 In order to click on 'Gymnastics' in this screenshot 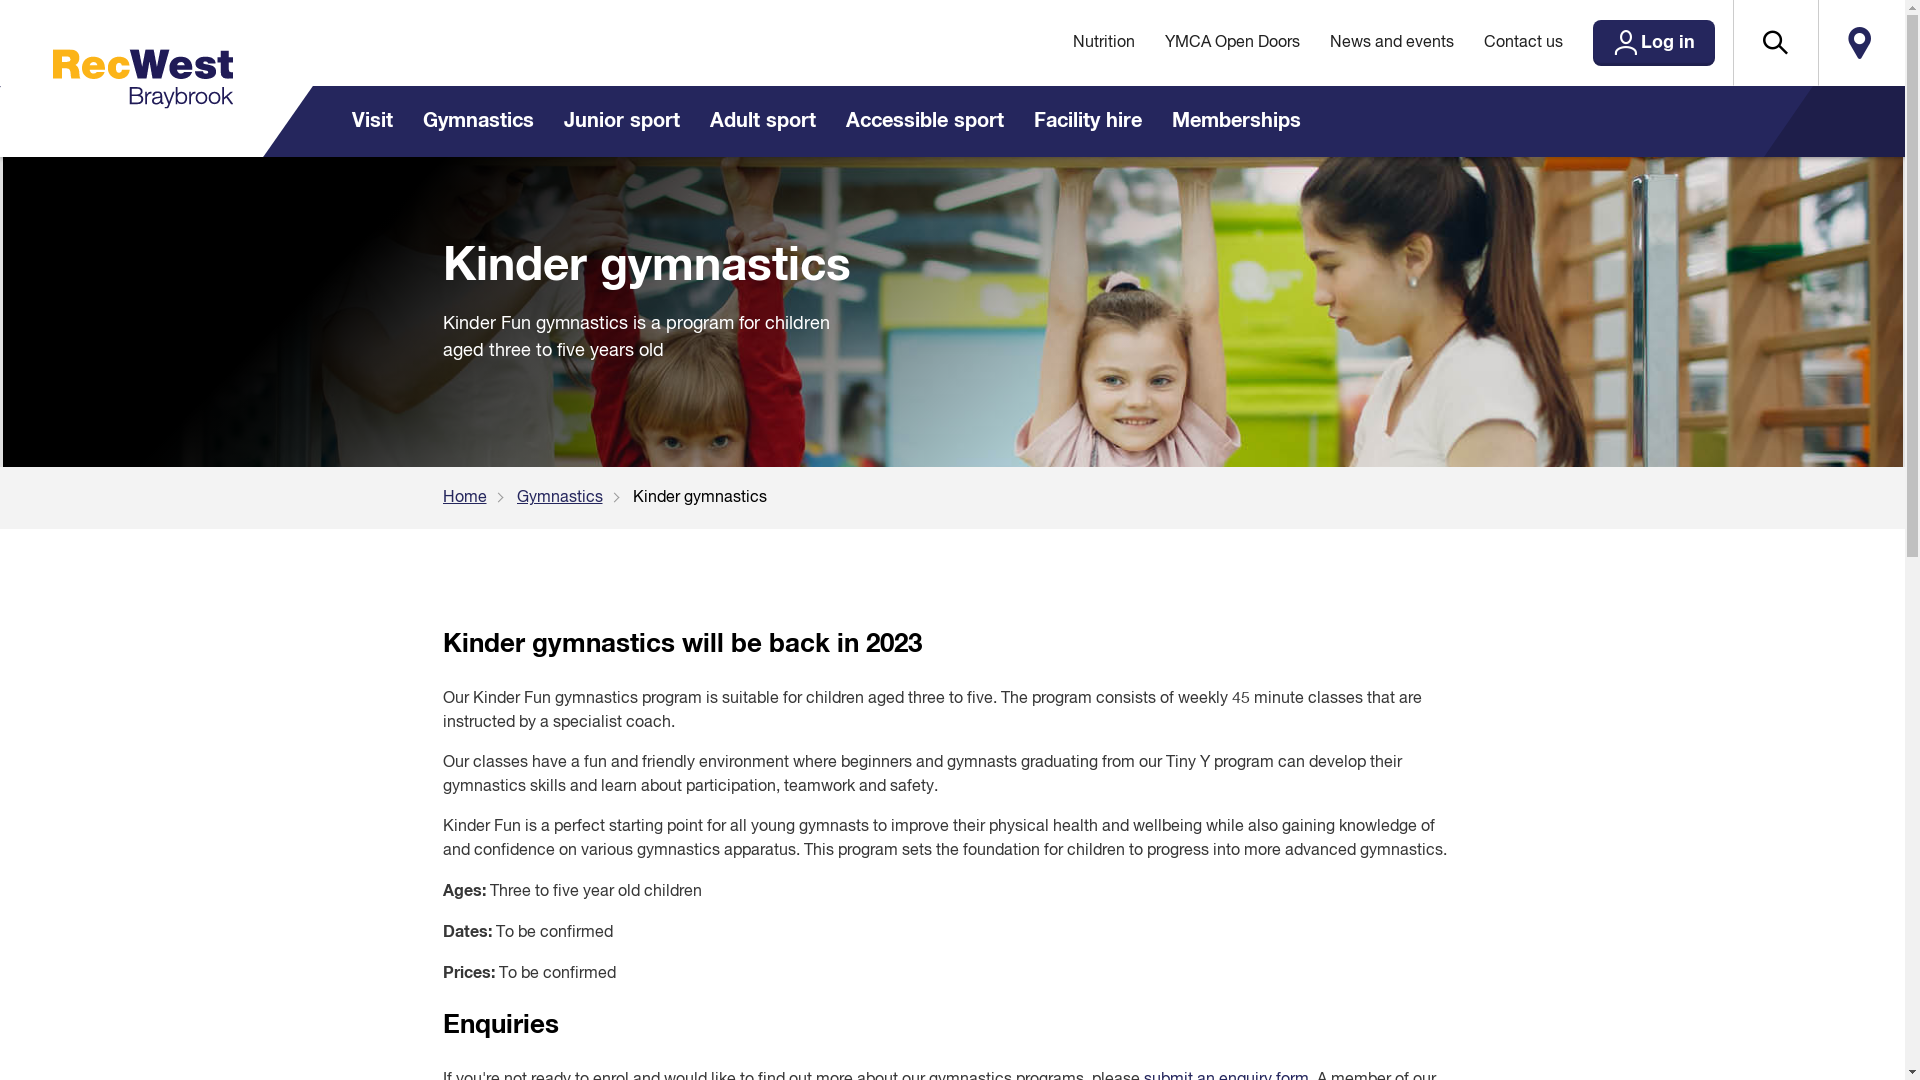, I will do `click(477, 121)`.